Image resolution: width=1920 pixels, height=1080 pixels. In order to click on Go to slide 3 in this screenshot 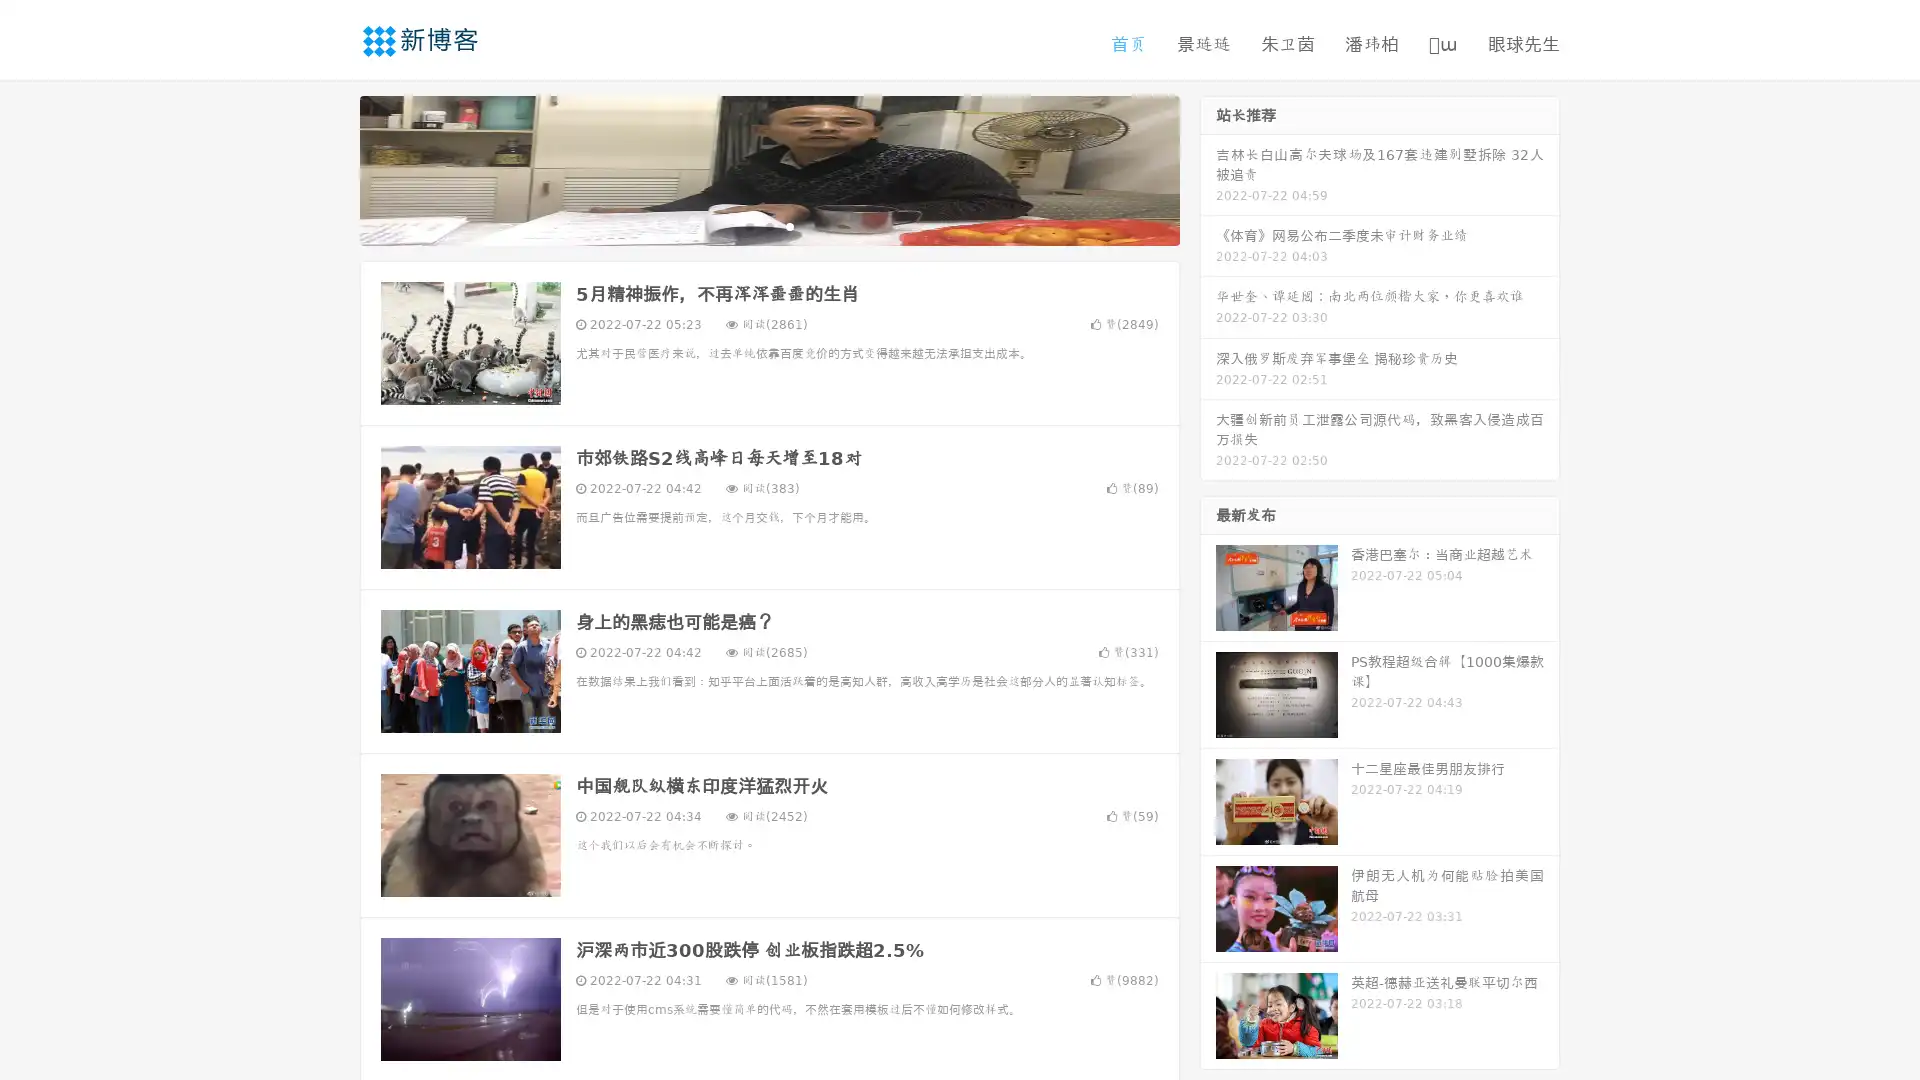, I will do `click(789, 225)`.